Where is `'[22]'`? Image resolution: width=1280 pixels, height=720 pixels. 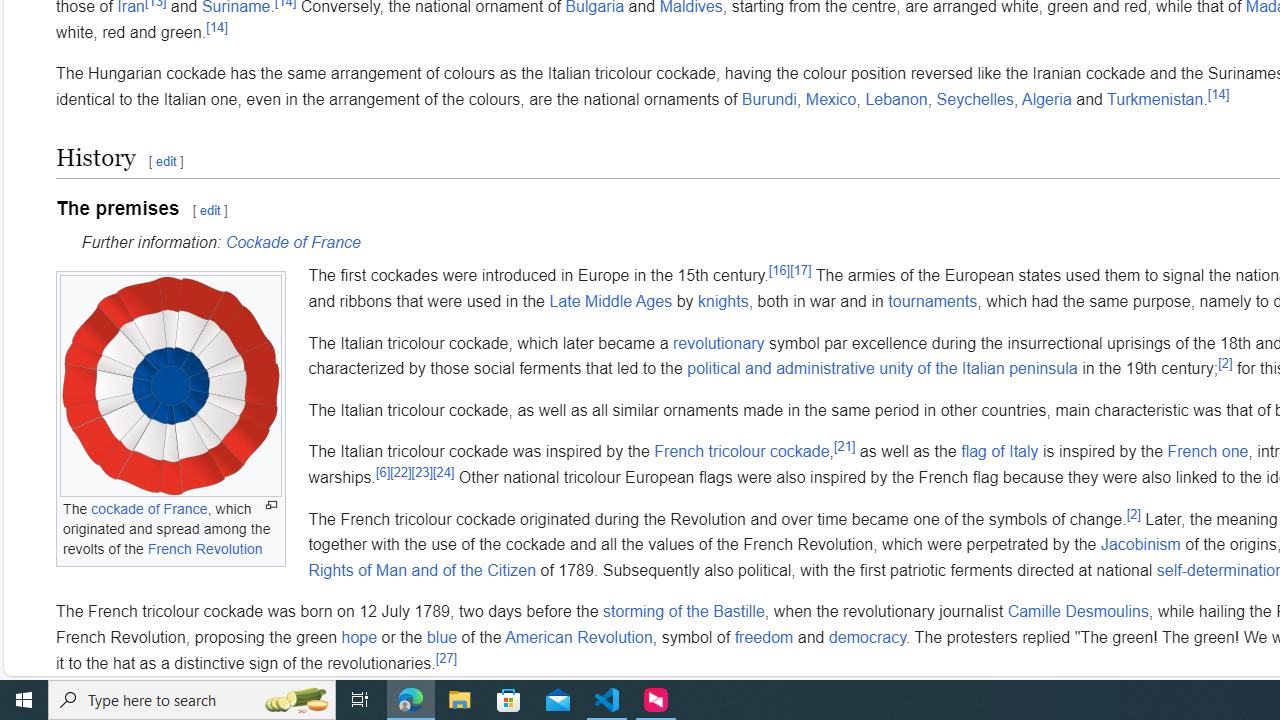 '[22]' is located at coordinates (400, 471).